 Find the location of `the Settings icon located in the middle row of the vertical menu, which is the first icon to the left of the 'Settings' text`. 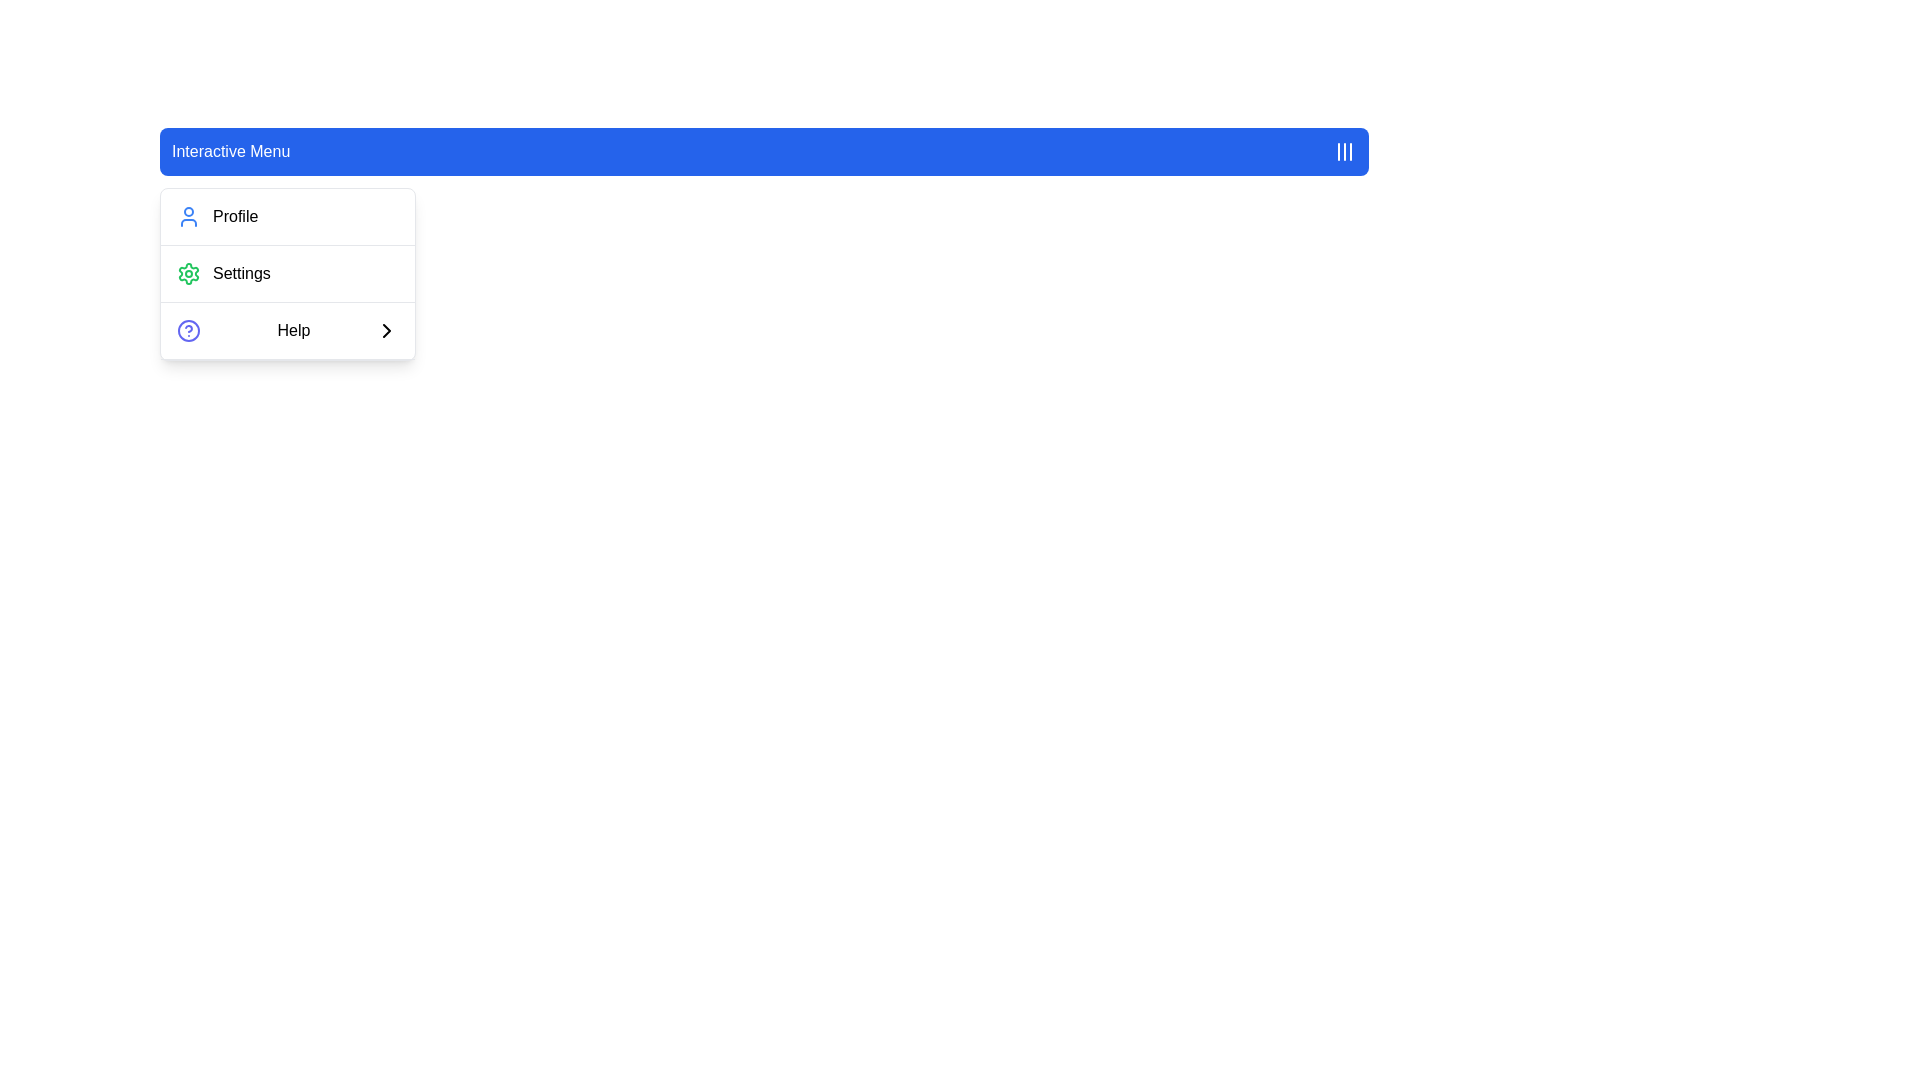

the Settings icon located in the middle row of the vertical menu, which is the first icon to the left of the 'Settings' text is located at coordinates (188, 273).